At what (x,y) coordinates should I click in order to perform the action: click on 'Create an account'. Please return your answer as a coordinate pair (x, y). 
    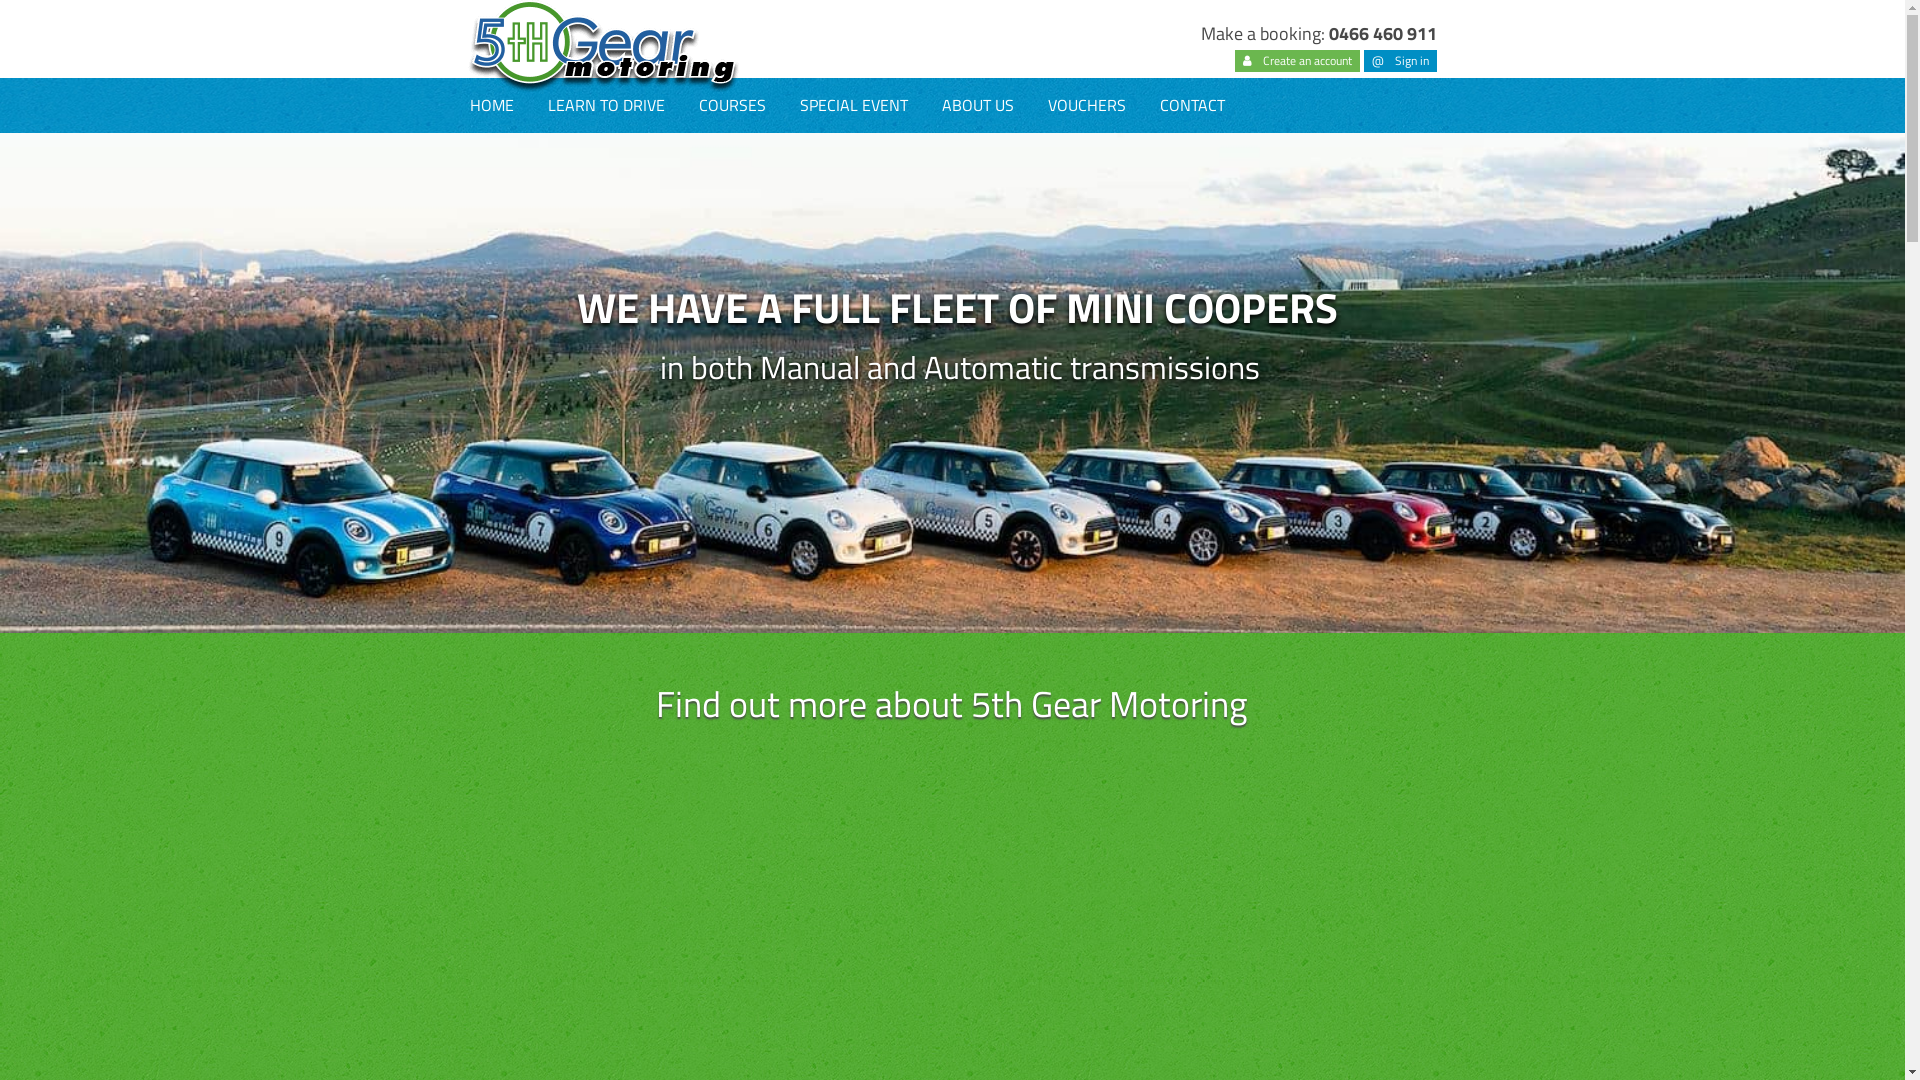
    Looking at the image, I should click on (1233, 60).